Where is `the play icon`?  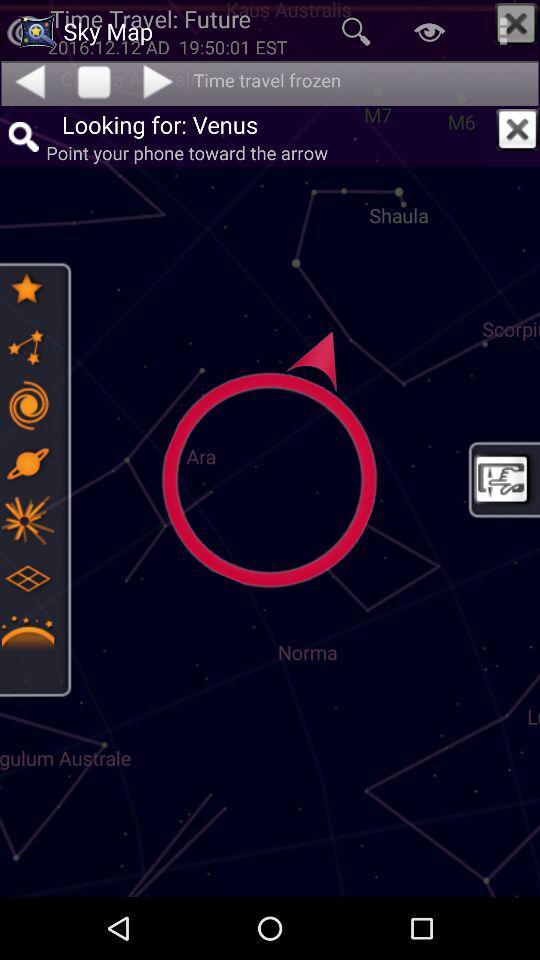
the play icon is located at coordinates (159, 81).